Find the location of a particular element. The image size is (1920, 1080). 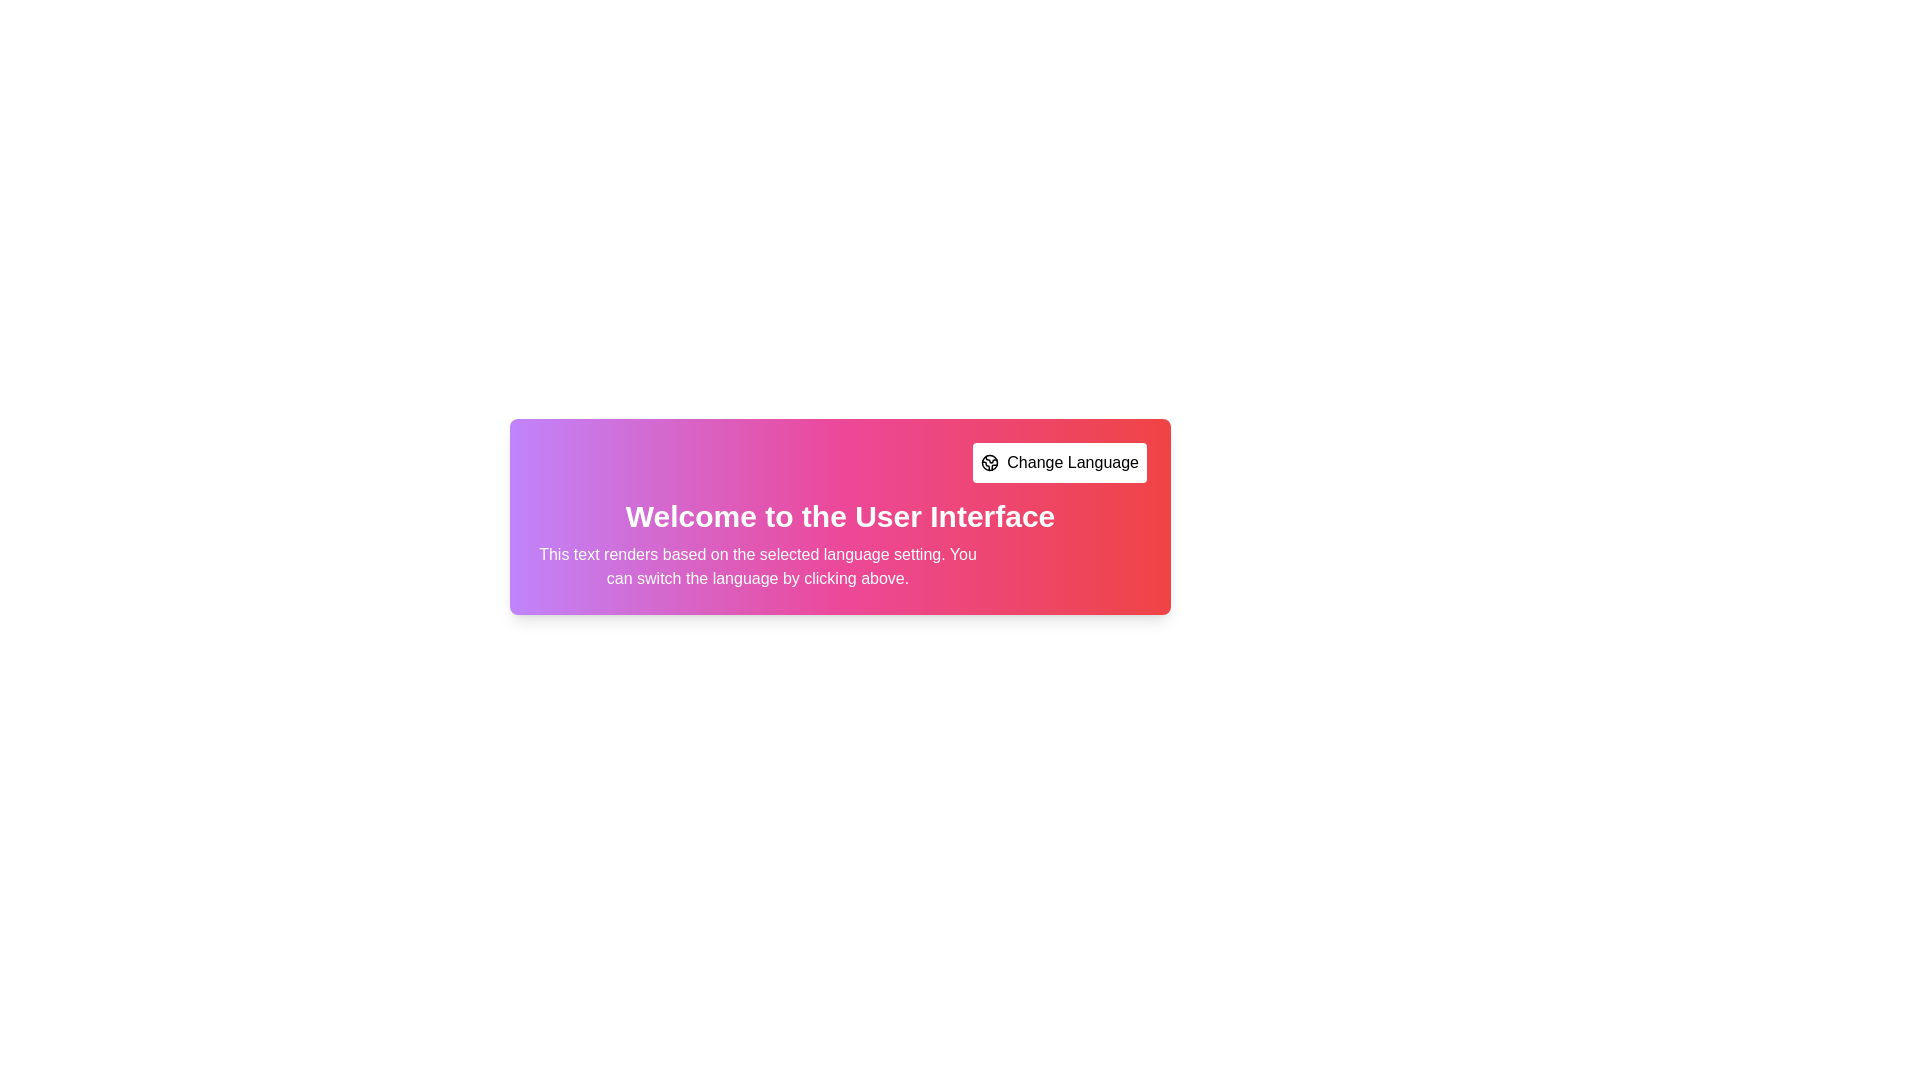

the language change button located at the top right corner of the gradient-colored card containing 'Welcome to the User Interface' to change the language setting is located at coordinates (1059, 462).